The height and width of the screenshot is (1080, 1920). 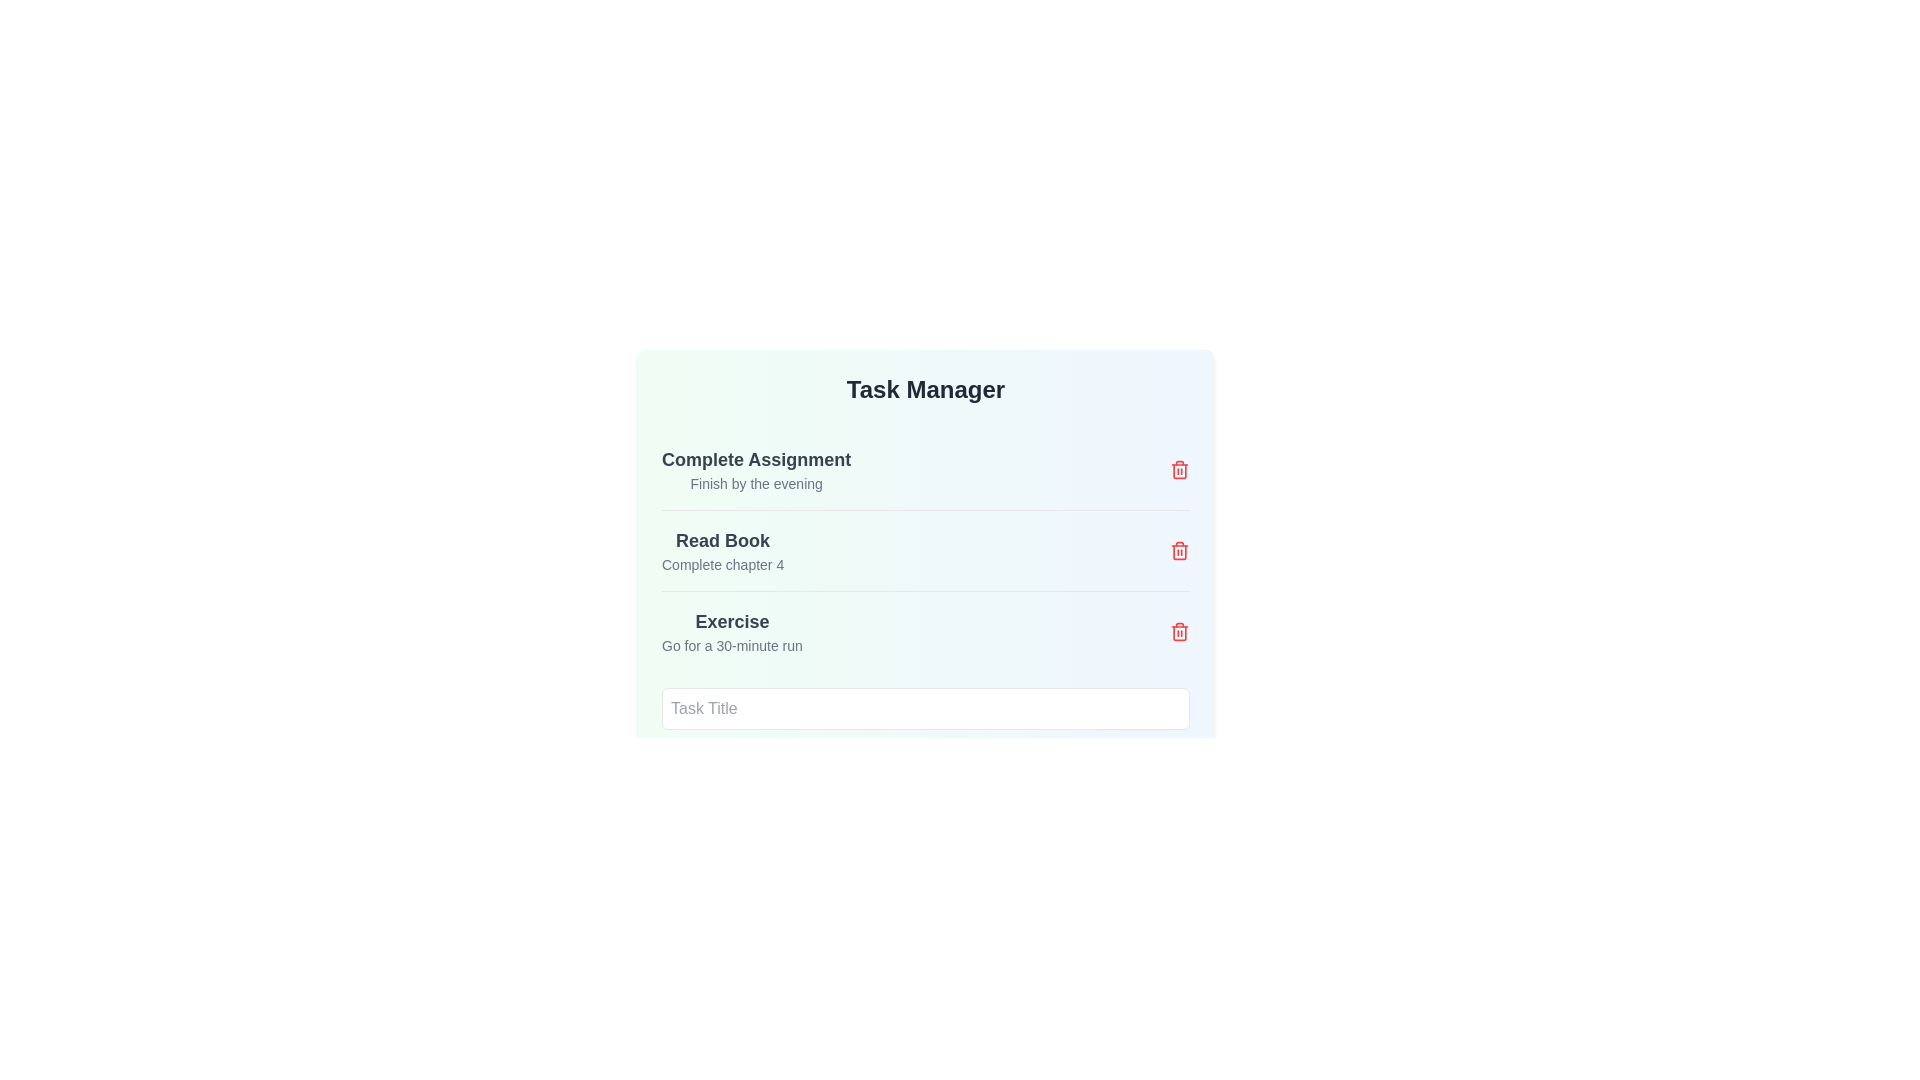 What do you see at coordinates (755, 483) in the screenshot?
I see `the text label displaying 'Finish by the evening', which is styled in gray and positioned directly beneath the task title 'Complete Assignment'` at bounding box center [755, 483].